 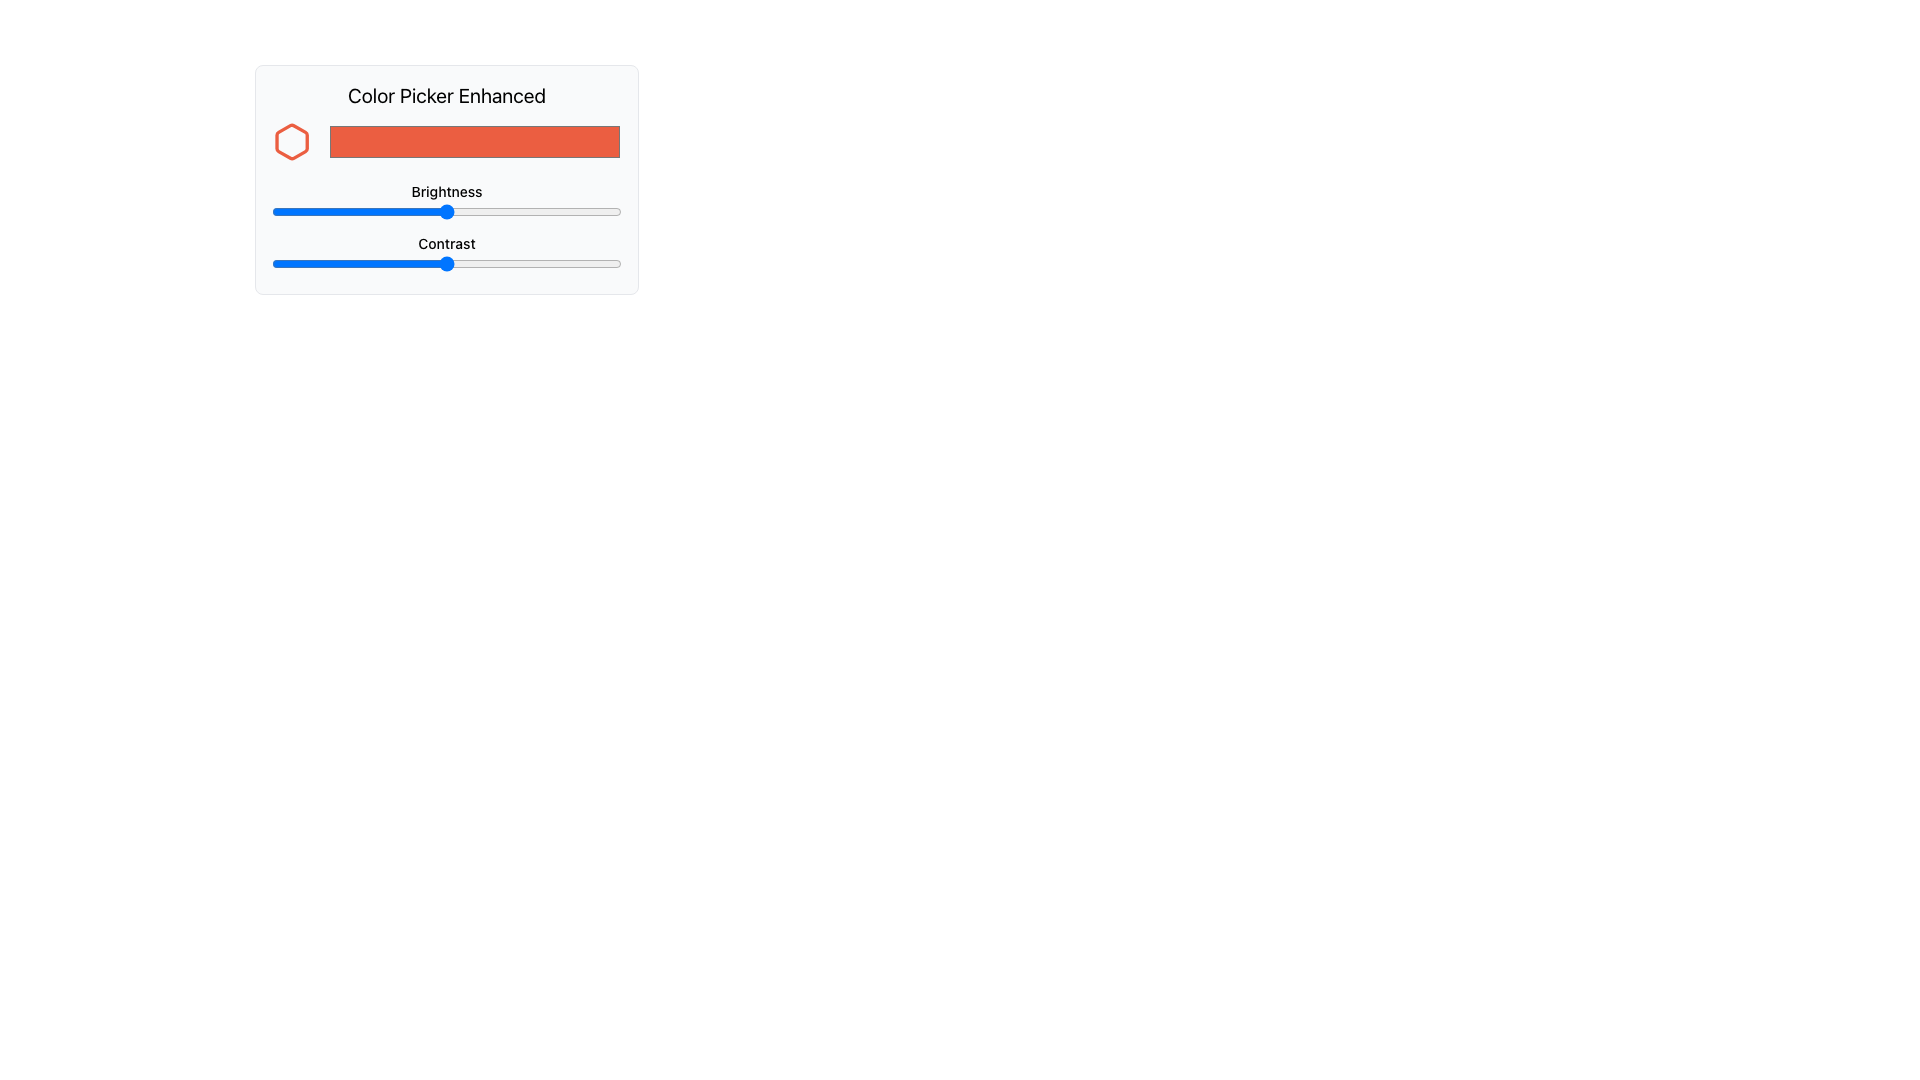 What do you see at coordinates (390, 262) in the screenshot?
I see `contrast` at bounding box center [390, 262].